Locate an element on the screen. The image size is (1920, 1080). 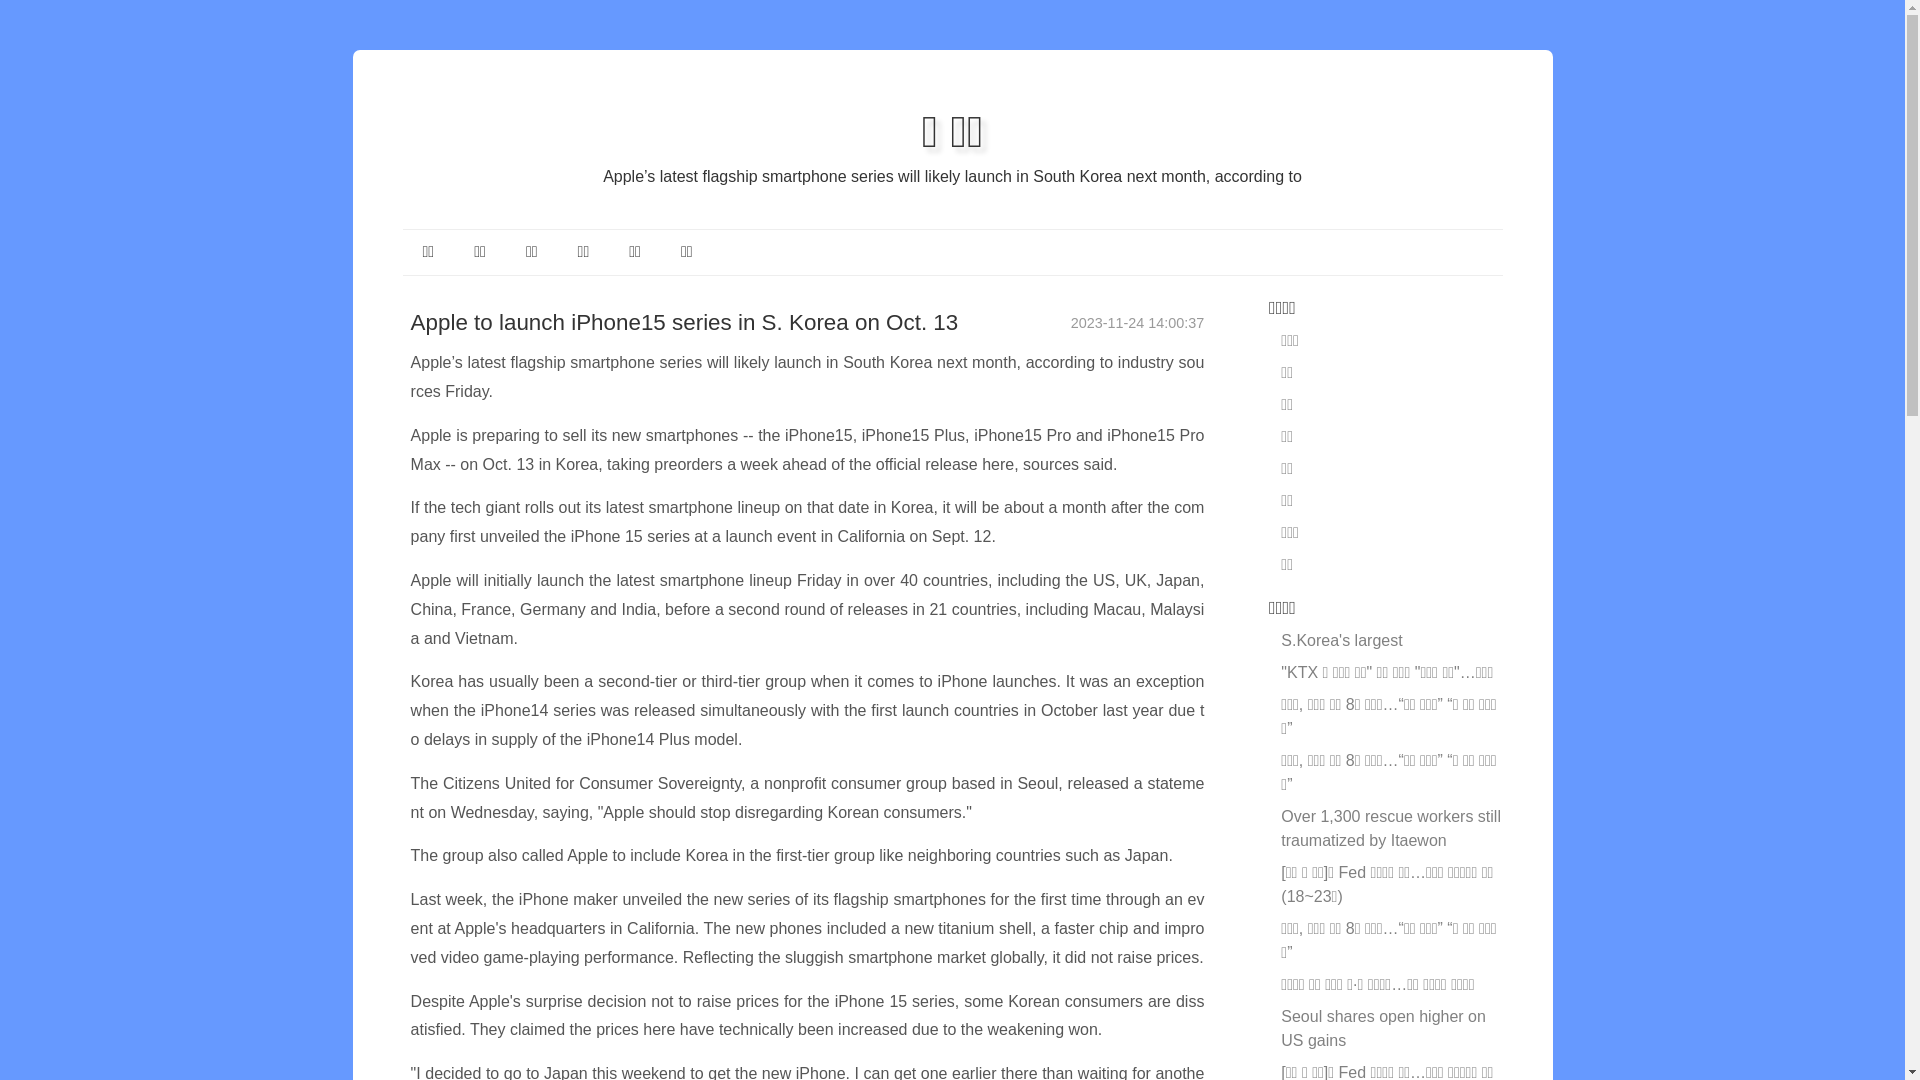
'S.Korea's largest' is located at coordinates (1341, 640).